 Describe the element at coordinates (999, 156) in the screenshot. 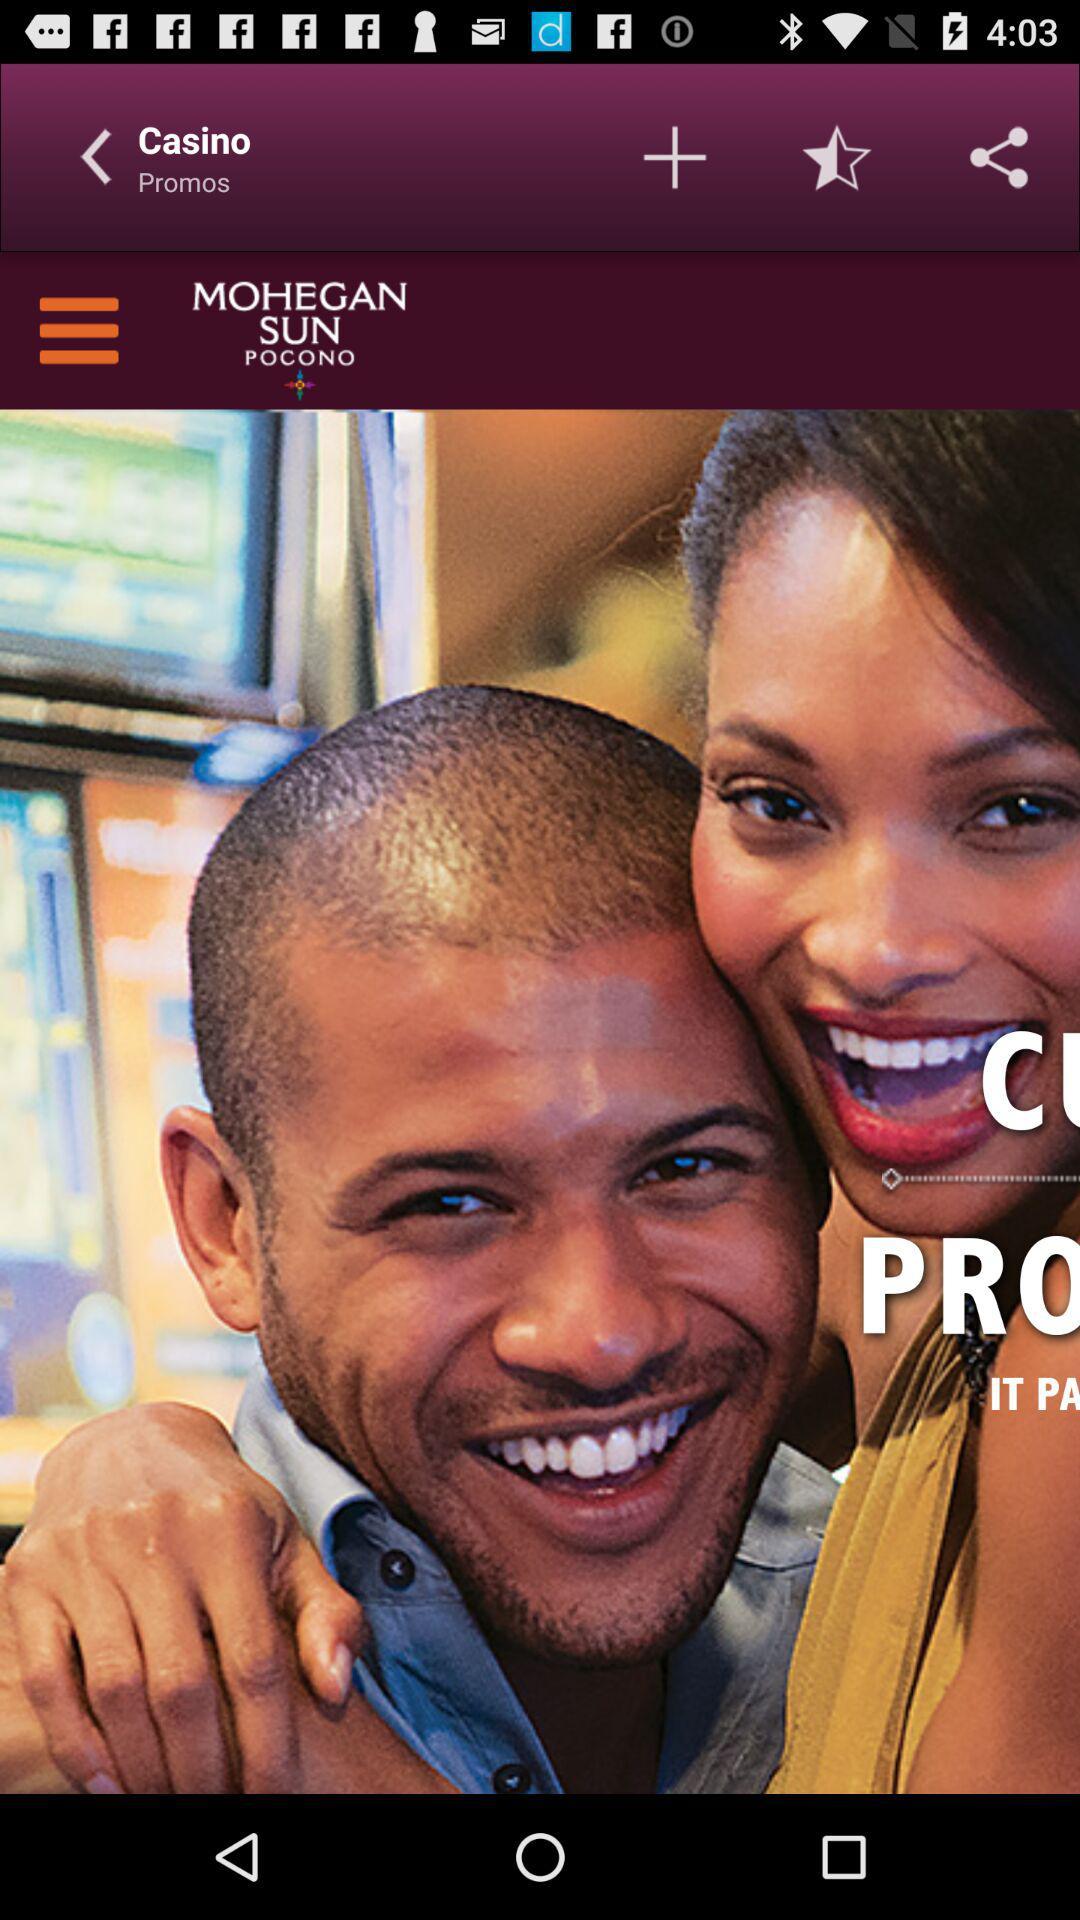

I see `share link` at that location.